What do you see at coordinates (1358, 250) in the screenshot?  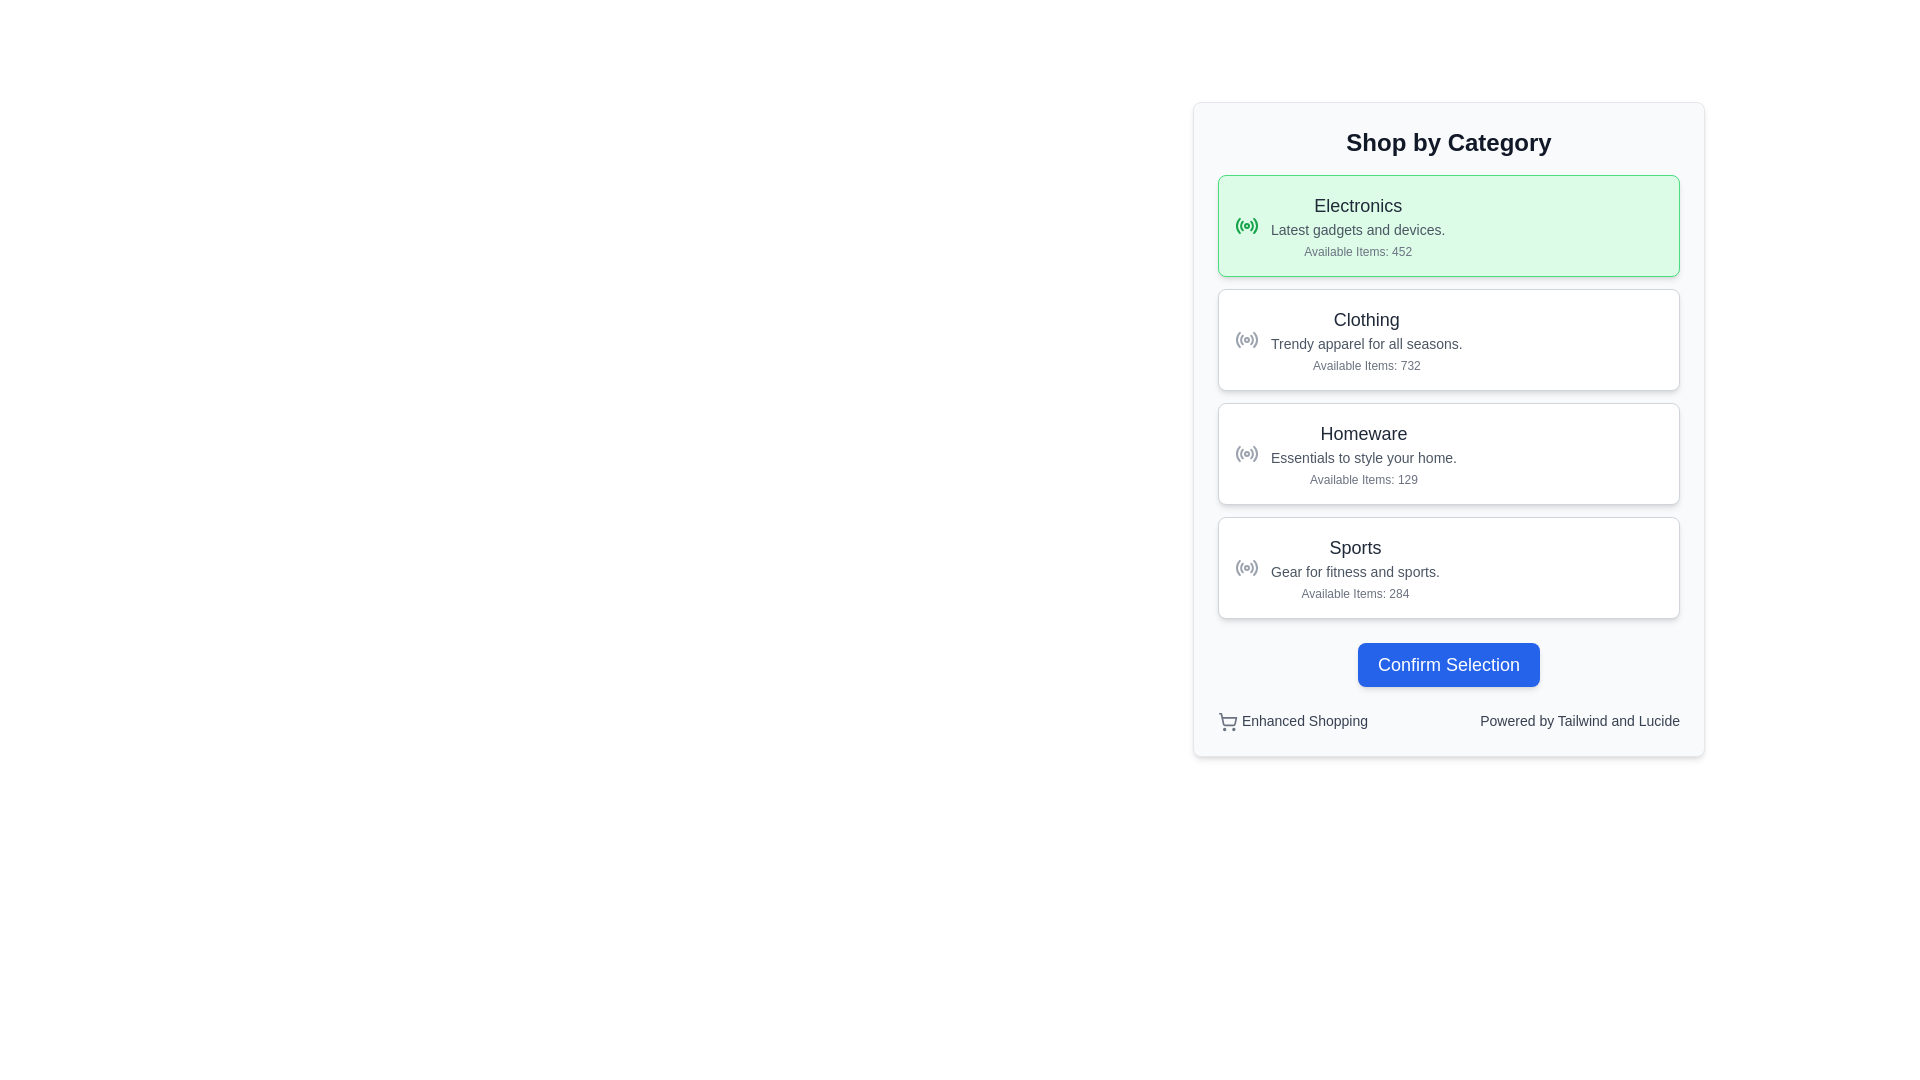 I see `the static text label displaying 'Available Items: 452', which is located below the 'Latest gadgets and devices.' in the 'Electronics' panel` at bounding box center [1358, 250].